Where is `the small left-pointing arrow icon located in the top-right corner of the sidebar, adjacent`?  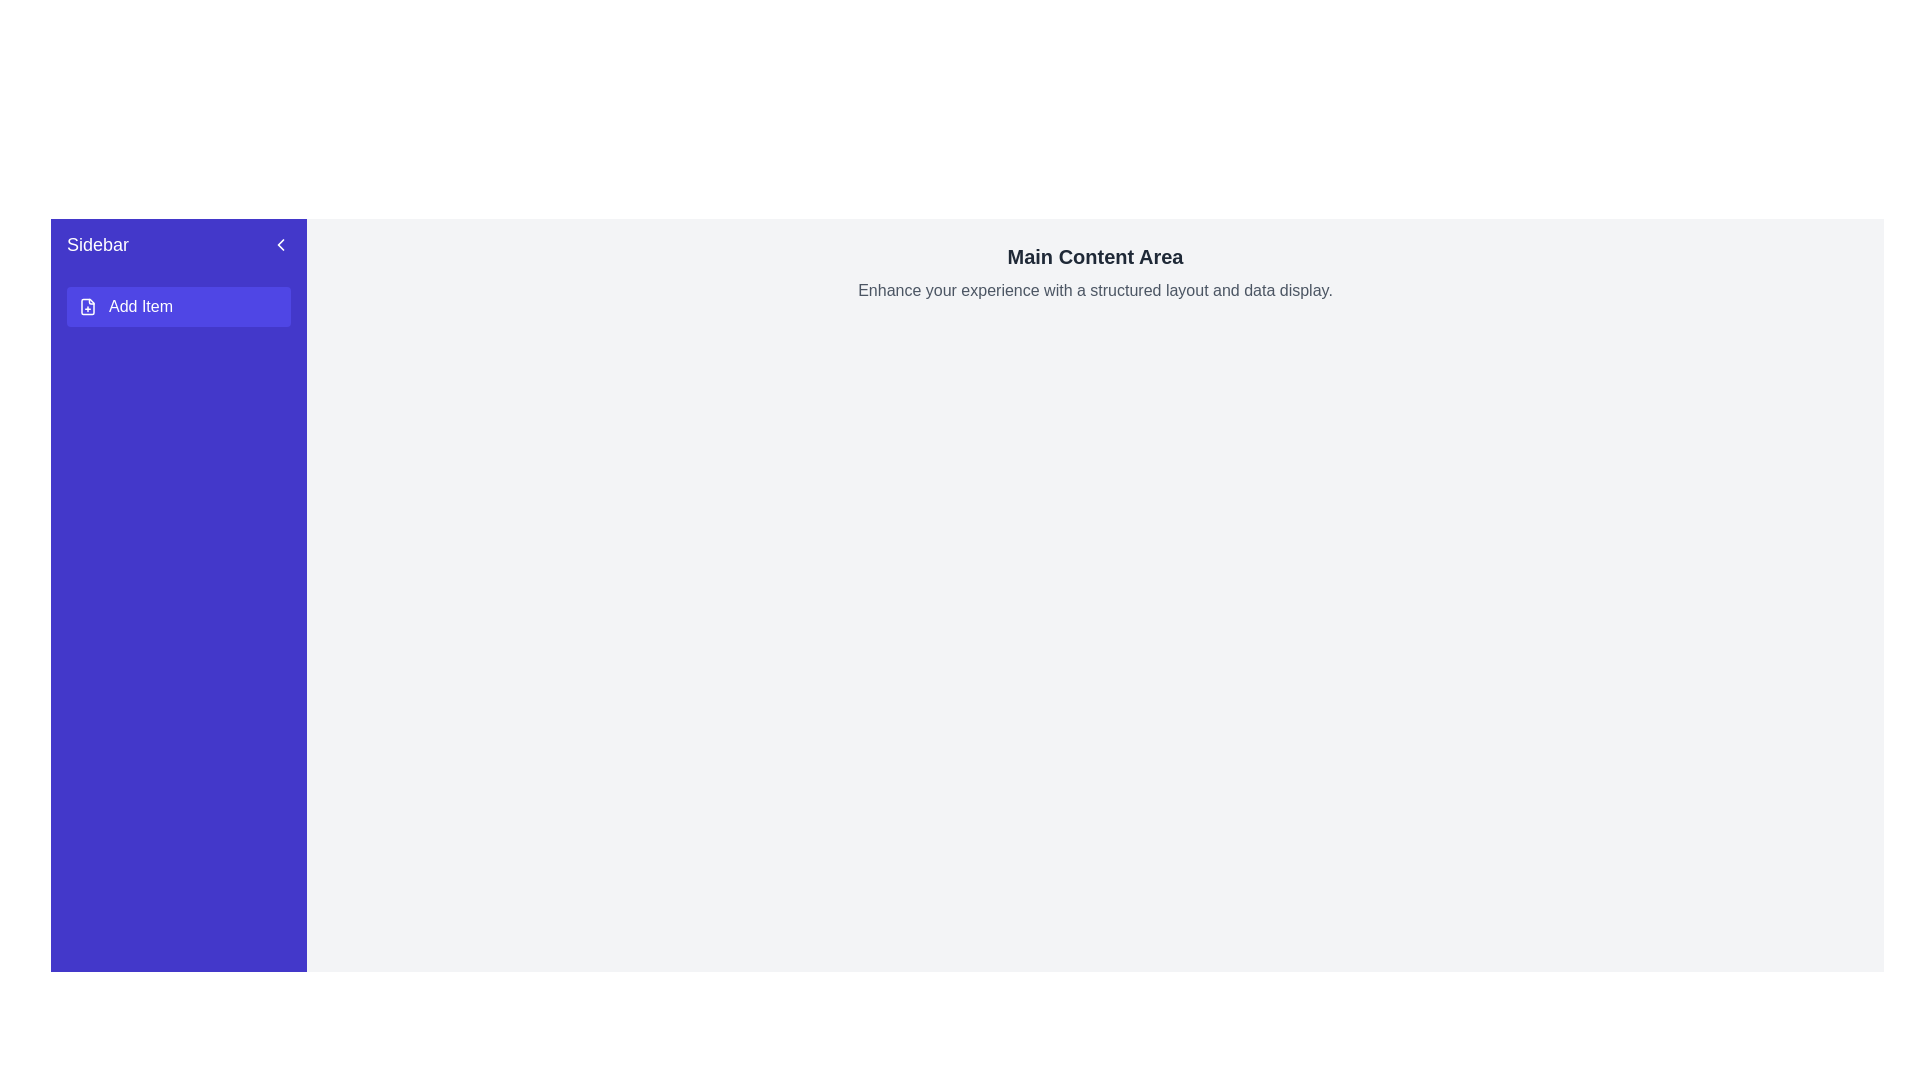 the small left-pointing arrow icon located in the top-right corner of the sidebar, adjacent is located at coordinates (280, 244).